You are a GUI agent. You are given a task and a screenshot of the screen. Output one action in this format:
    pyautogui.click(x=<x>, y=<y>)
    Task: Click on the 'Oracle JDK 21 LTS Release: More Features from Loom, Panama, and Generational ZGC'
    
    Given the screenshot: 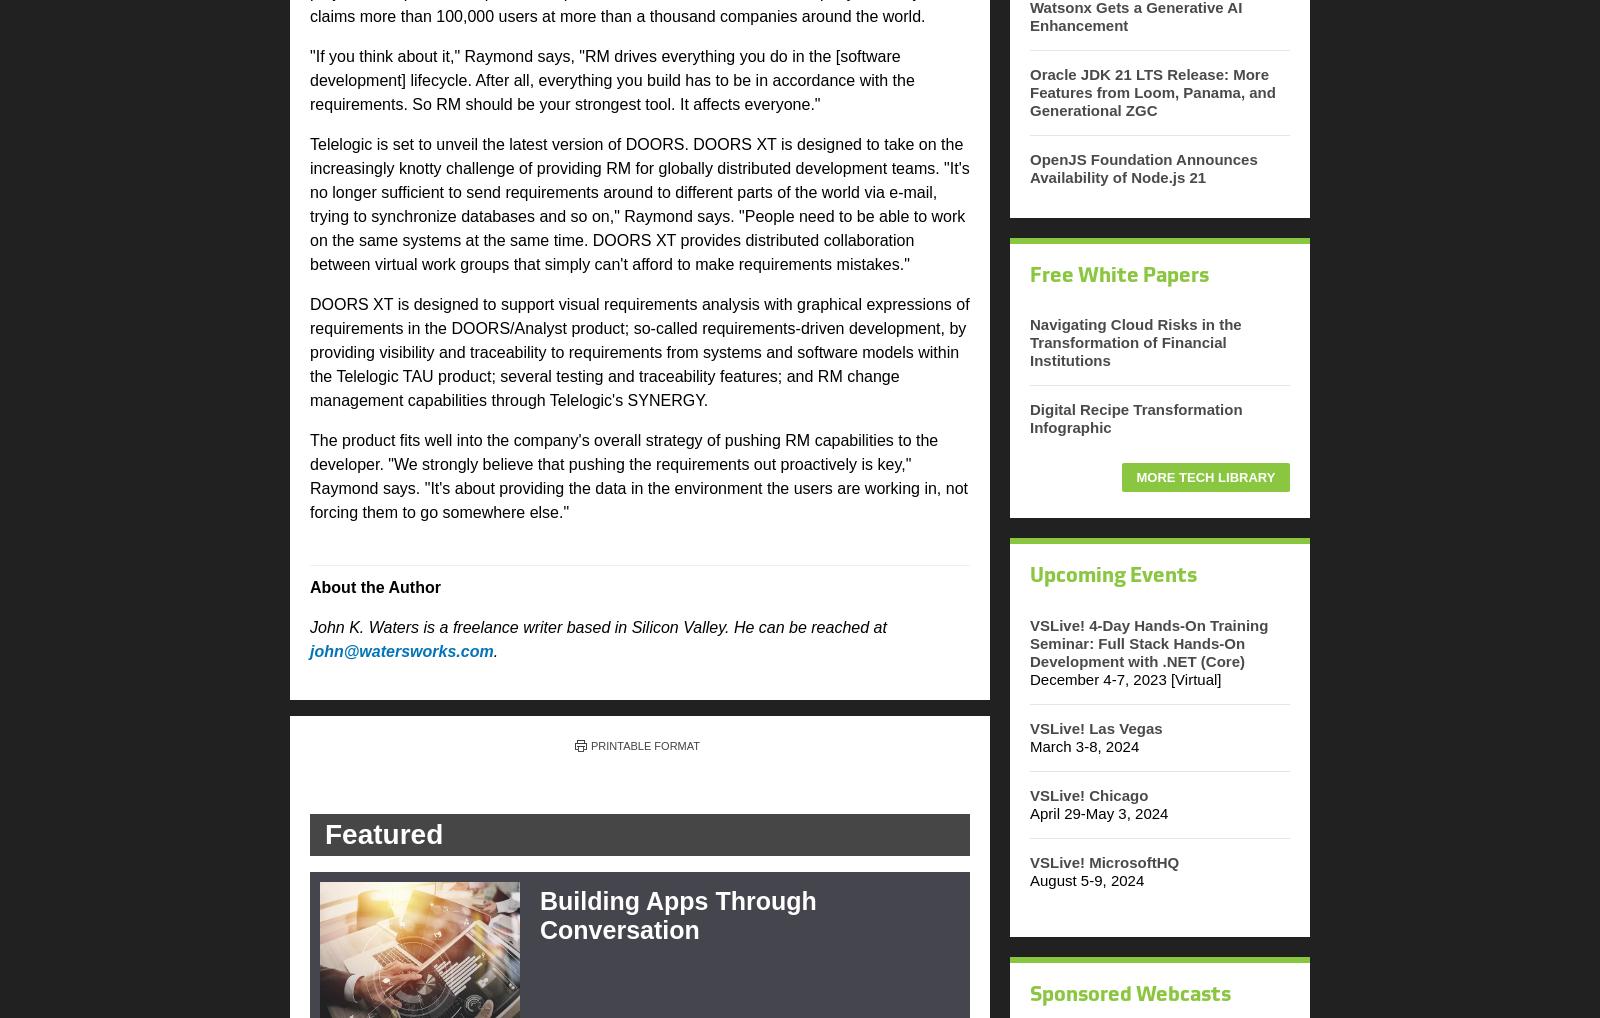 What is the action you would take?
    pyautogui.click(x=1152, y=91)
    